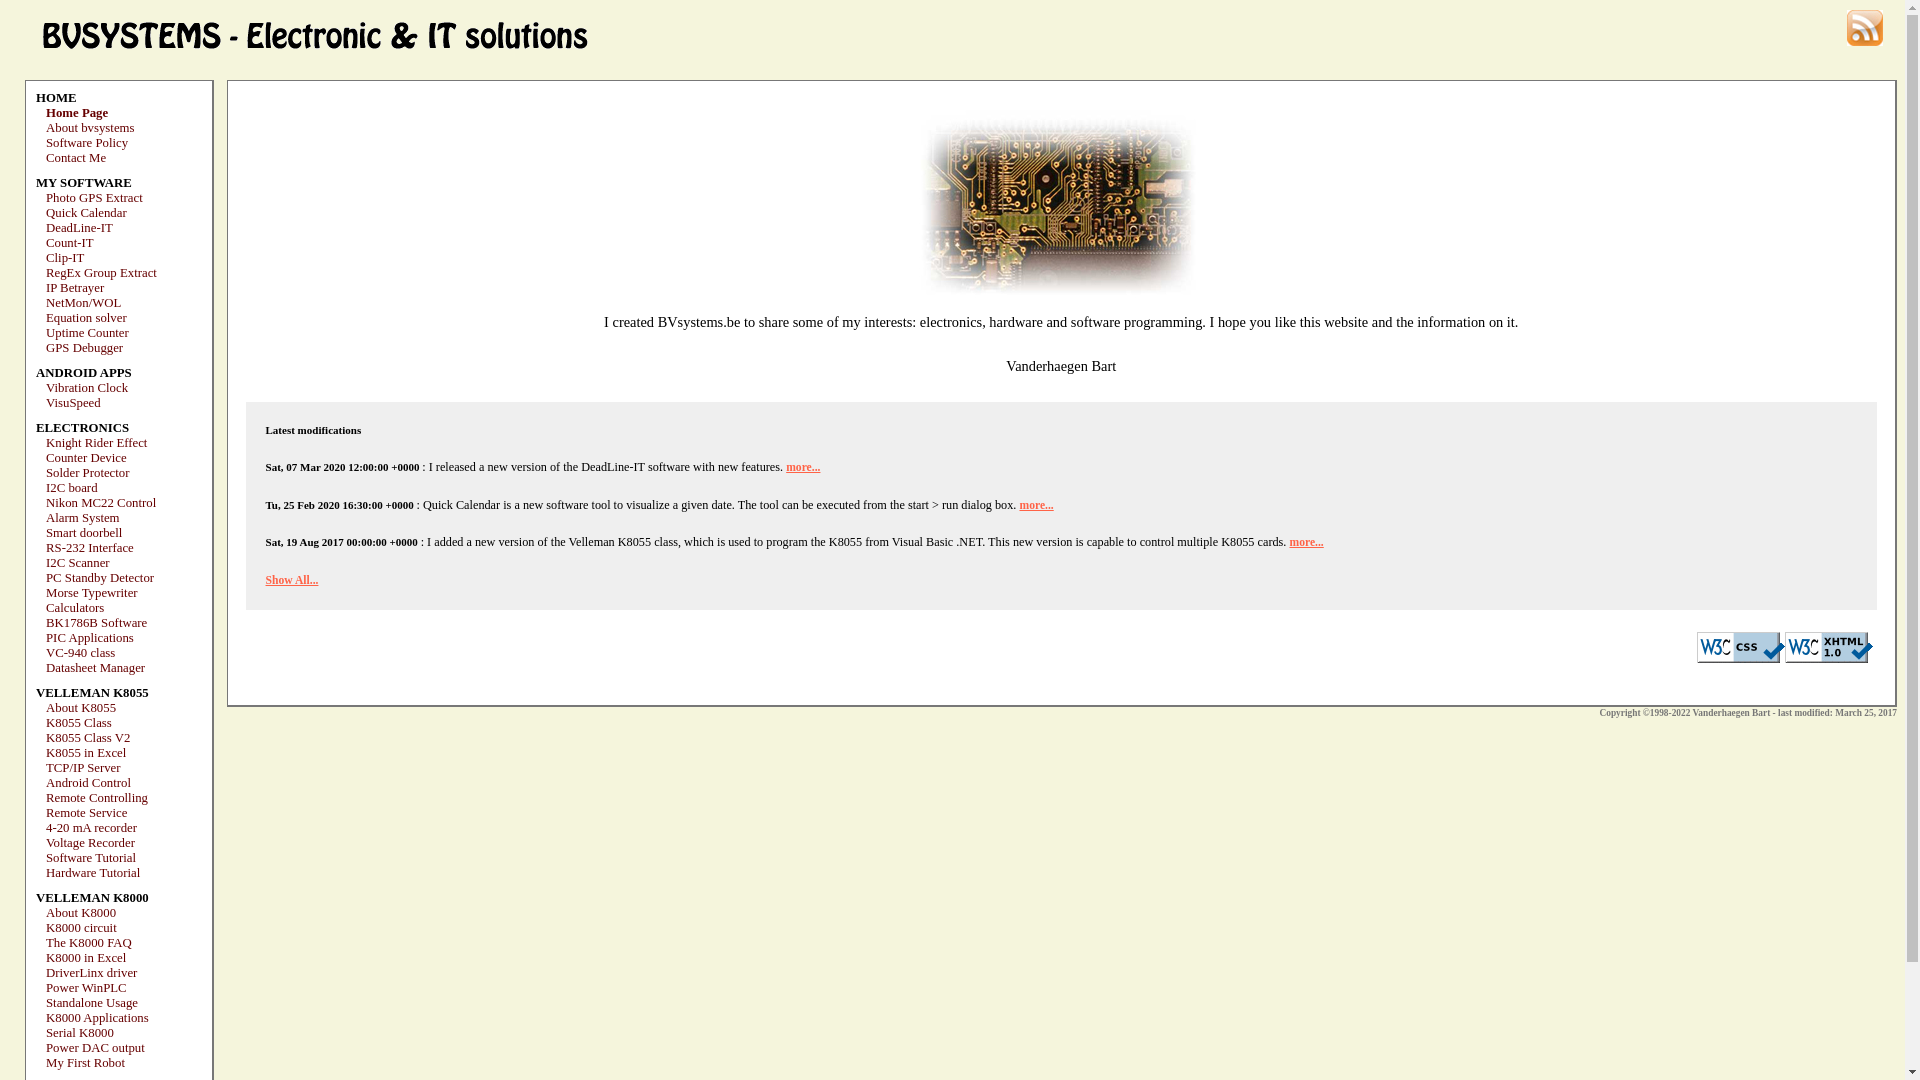  Describe the element at coordinates (89, 127) in the screenshot. I see `'About bvsystems'` at that location.